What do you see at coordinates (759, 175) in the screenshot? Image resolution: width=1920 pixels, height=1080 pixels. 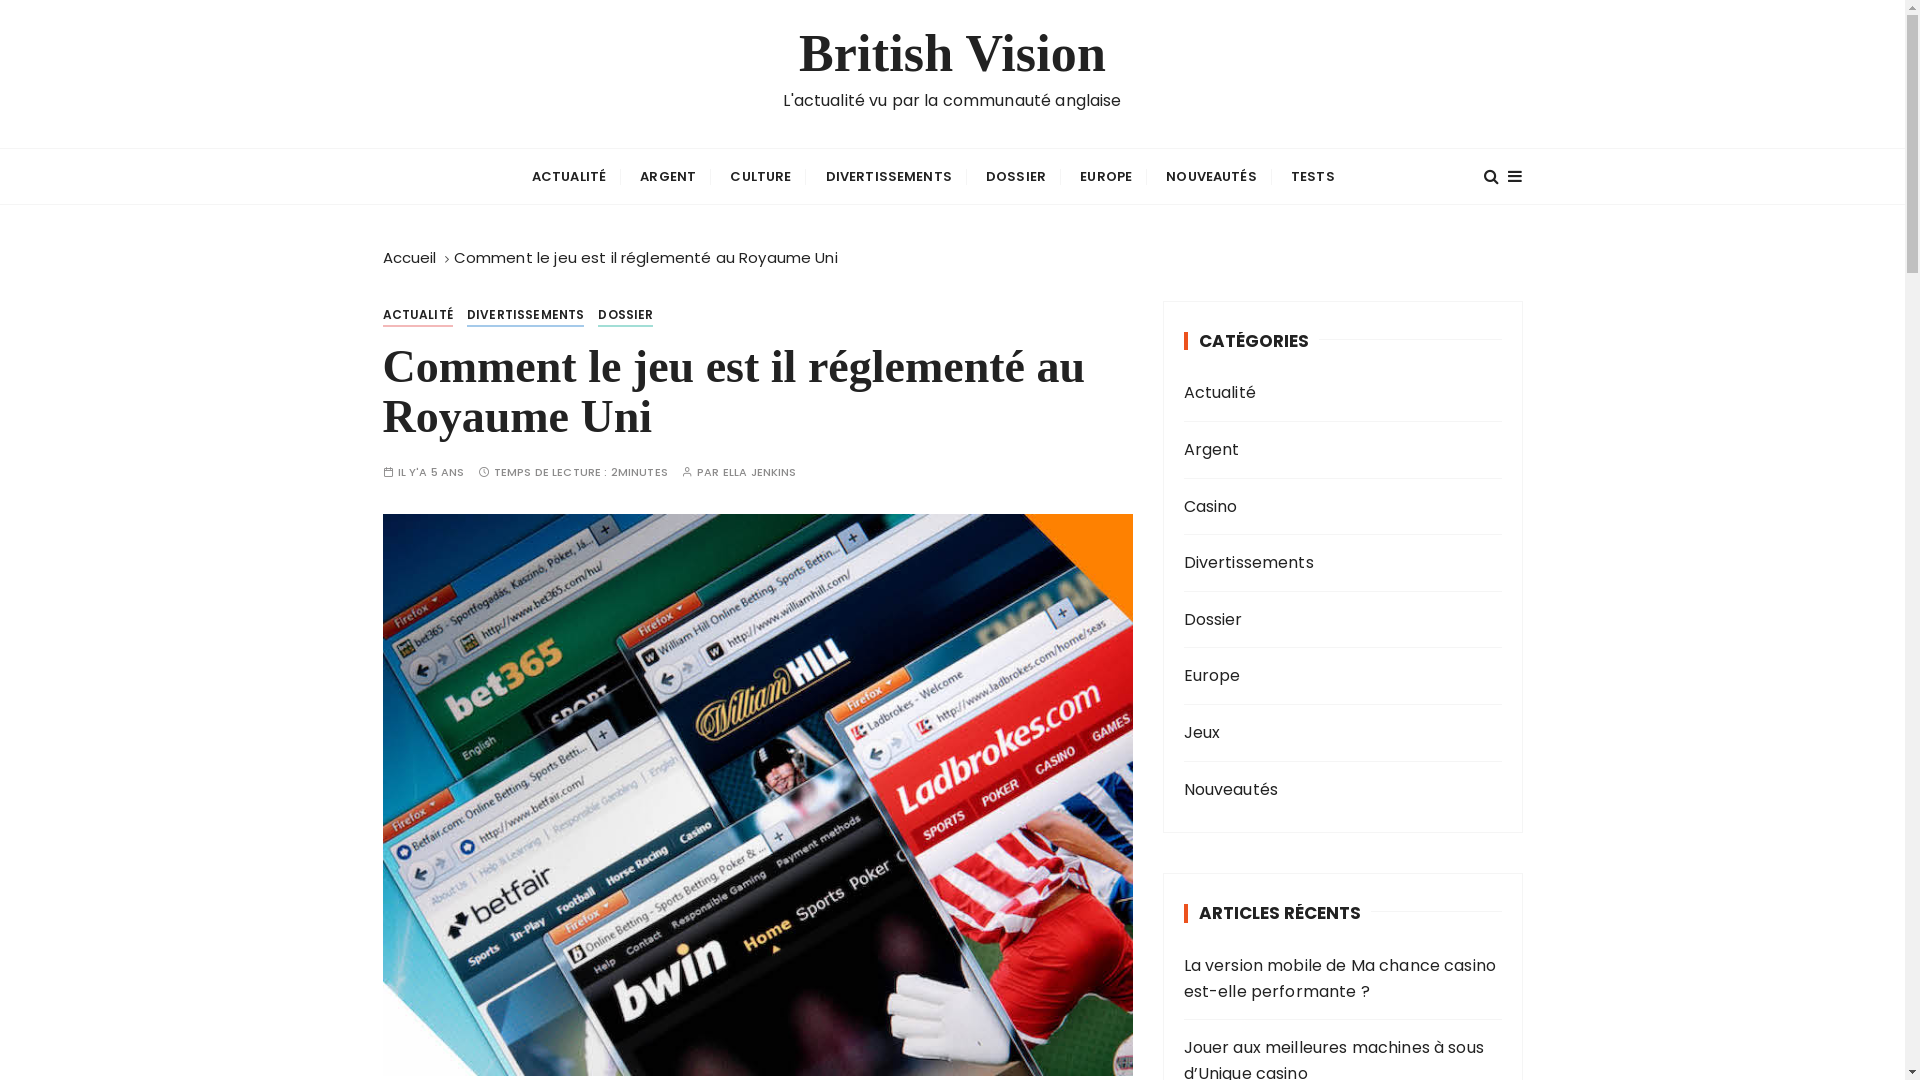 I see `'CULTURE'` at bounding box center [759, 175].